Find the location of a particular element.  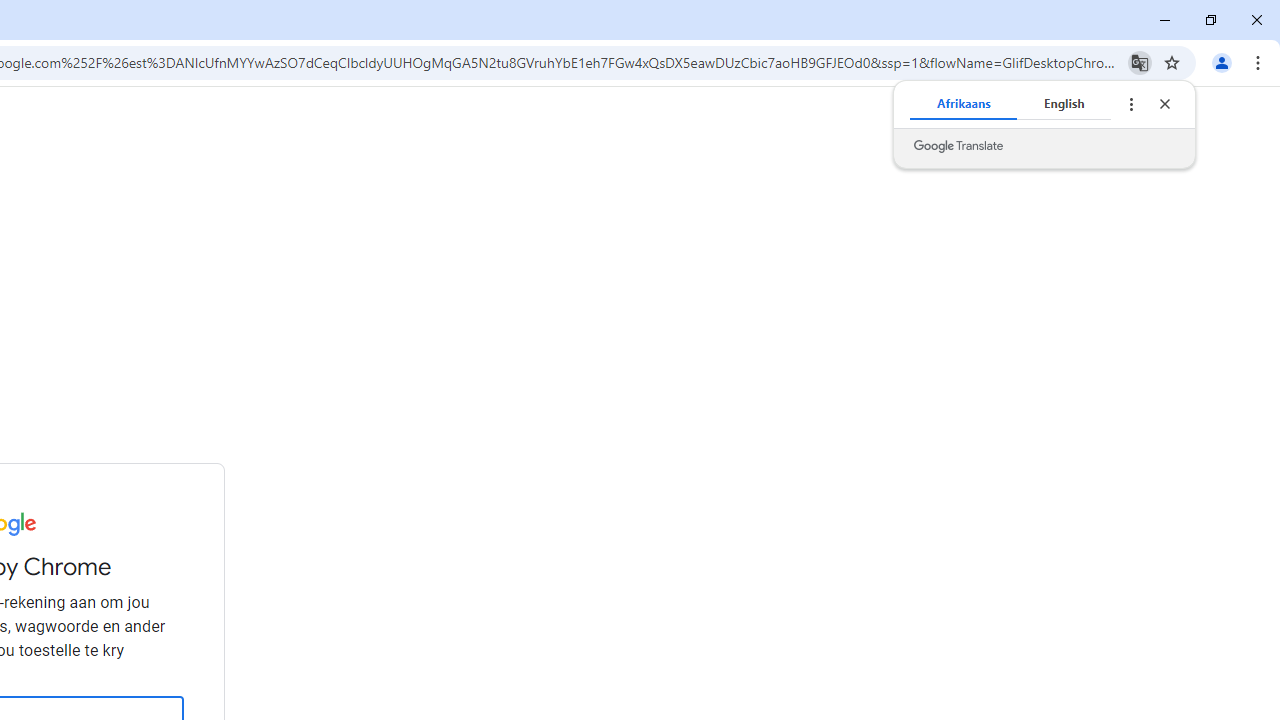

'Translate this page' is located at coordinates (1139, 61).